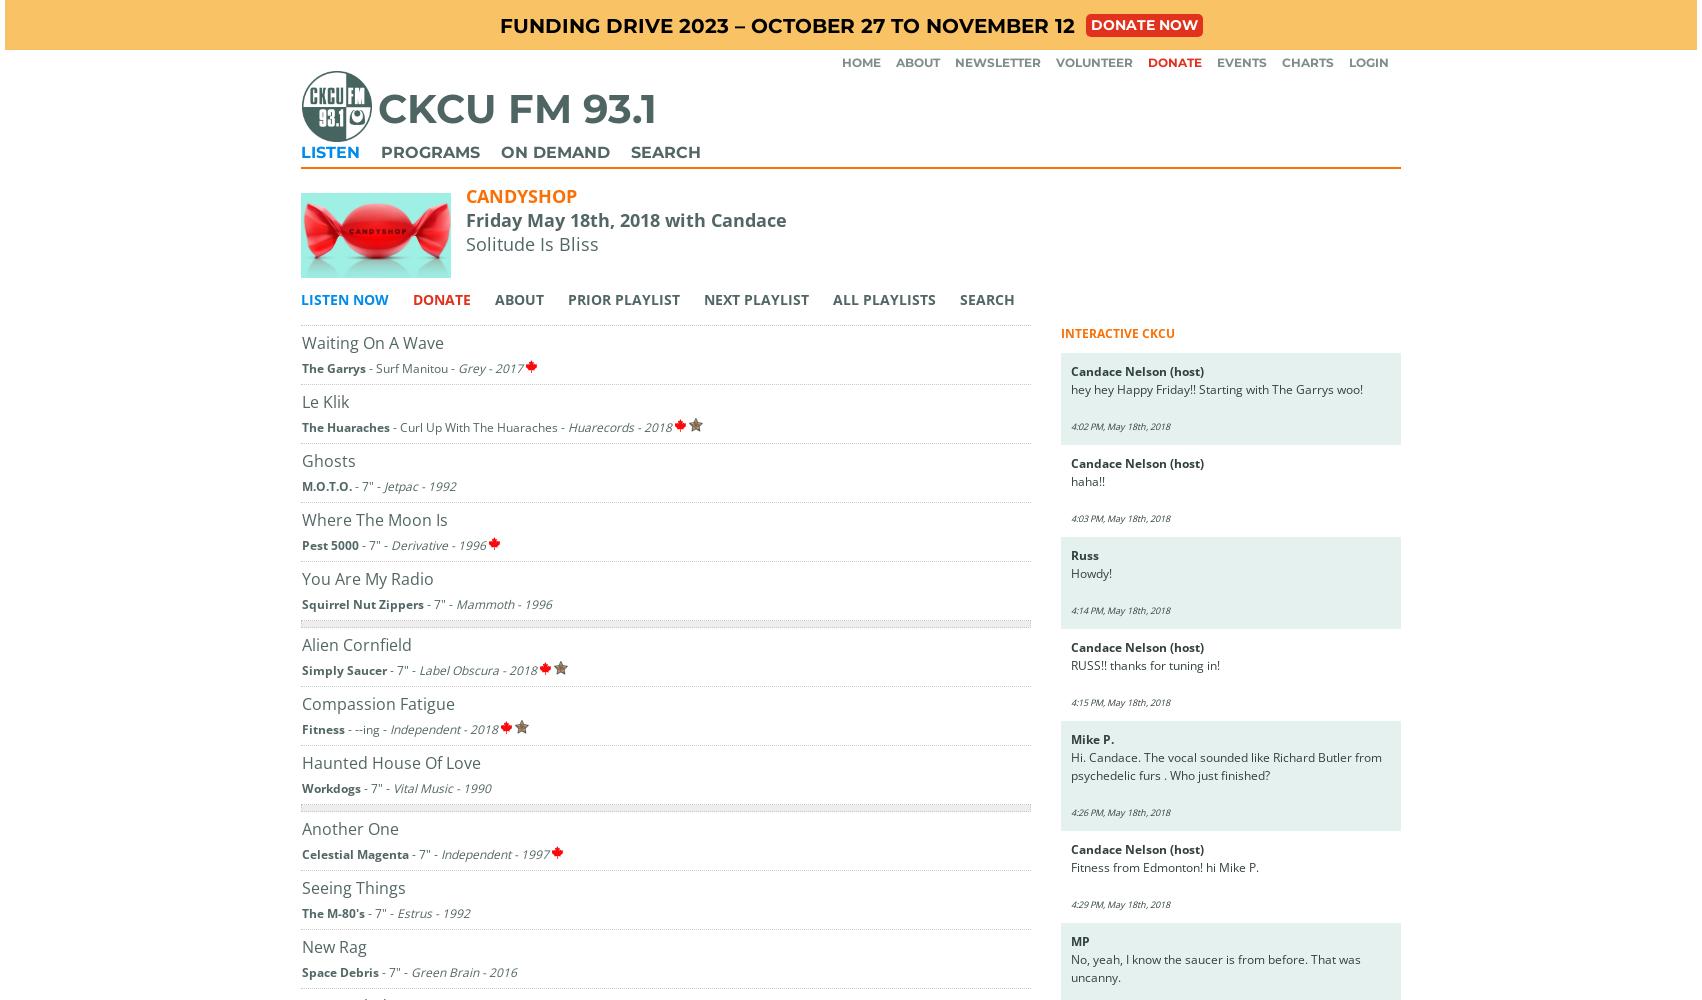 The width and height of the screenshot is (1702, 1000). What do you see at coordinates (520, 194) in the screenshot?
I see `'Candyshop'` at bounding box center [520, 194].